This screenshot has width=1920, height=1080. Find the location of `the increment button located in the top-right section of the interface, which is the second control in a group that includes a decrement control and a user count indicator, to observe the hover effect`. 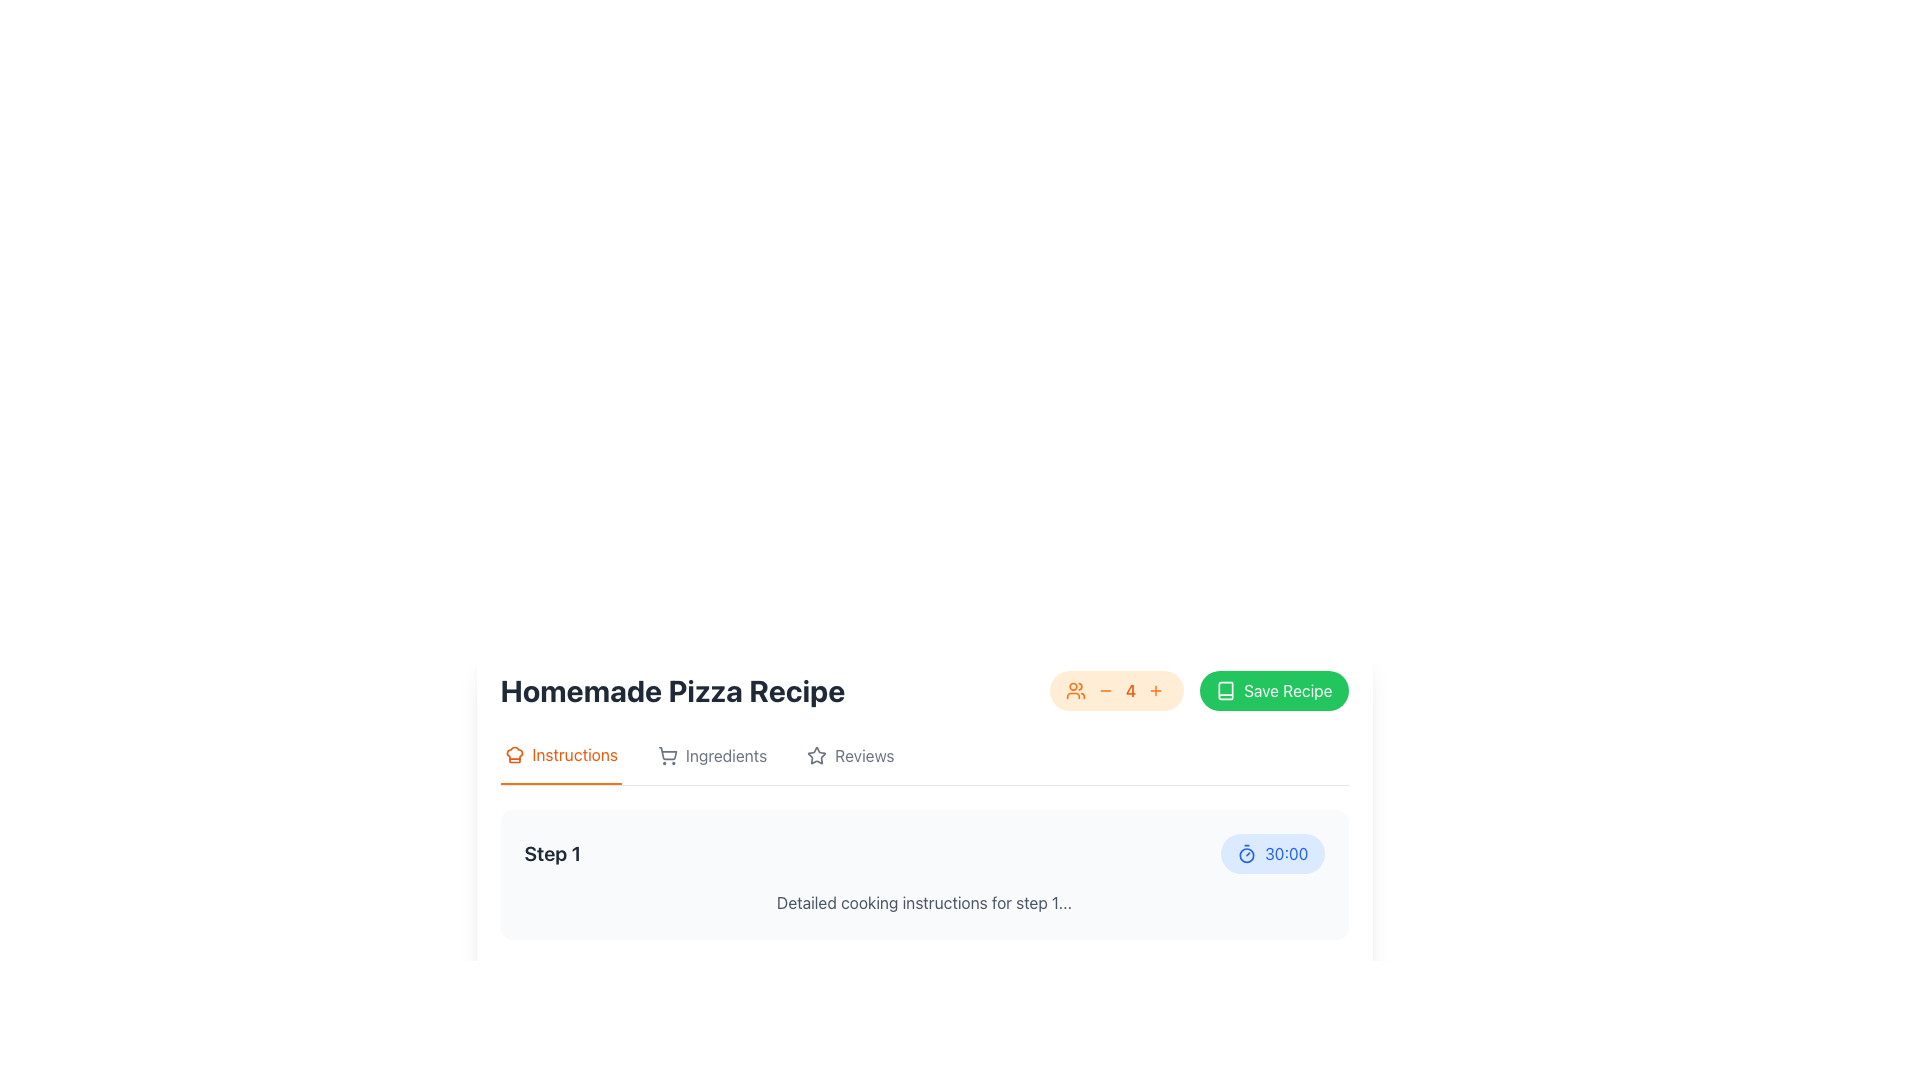

the increment button located in the top-right section of the interface, which is the second control in a group that includes a decrement control and a user count indicator, to observe the hover effect is located at coordinates (1156, 689).